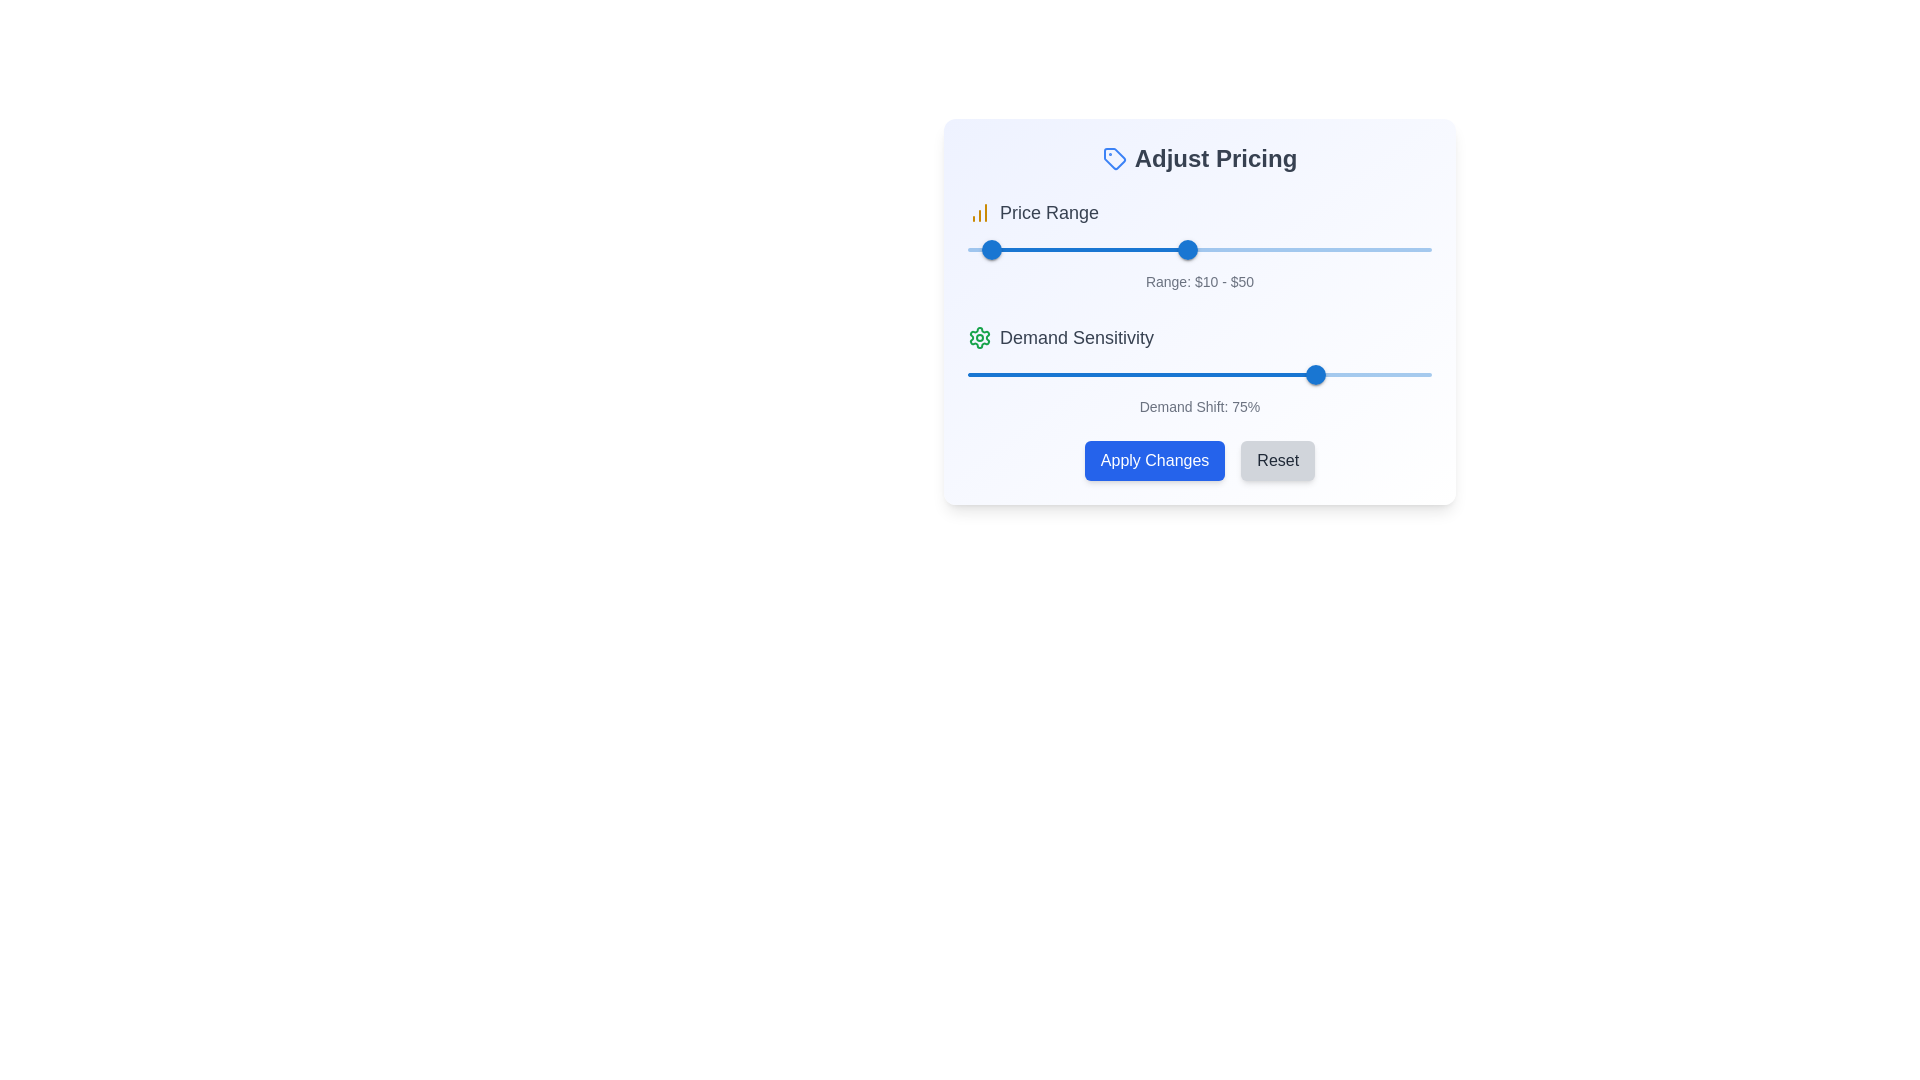 Image resolution: width=1920 pixels, height=1080 pixels. What do you see at coordinates (1342, 374) in the screenshot?
I see `the Demand Sensitivity value` at bounding box center [1342, 374].